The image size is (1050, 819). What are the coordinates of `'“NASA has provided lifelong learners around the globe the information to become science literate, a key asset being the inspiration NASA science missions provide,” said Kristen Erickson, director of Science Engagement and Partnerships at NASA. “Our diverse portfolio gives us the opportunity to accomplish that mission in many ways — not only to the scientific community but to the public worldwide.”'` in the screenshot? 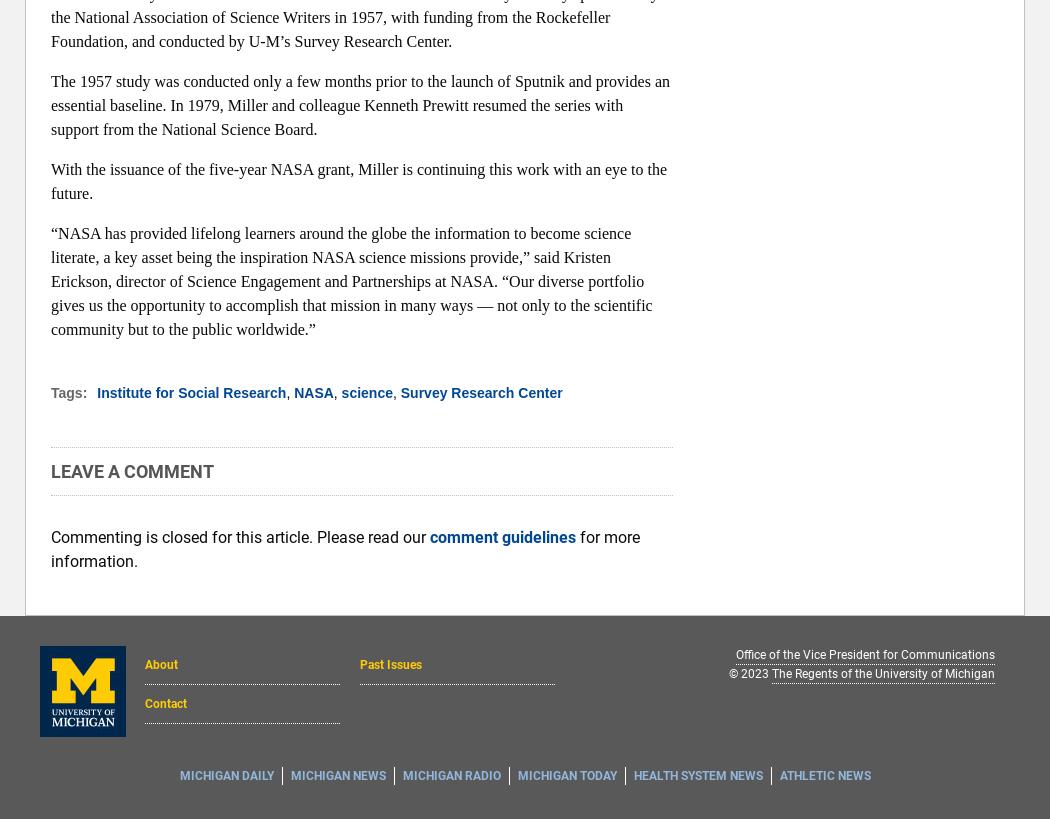 It's located at (350, 280).